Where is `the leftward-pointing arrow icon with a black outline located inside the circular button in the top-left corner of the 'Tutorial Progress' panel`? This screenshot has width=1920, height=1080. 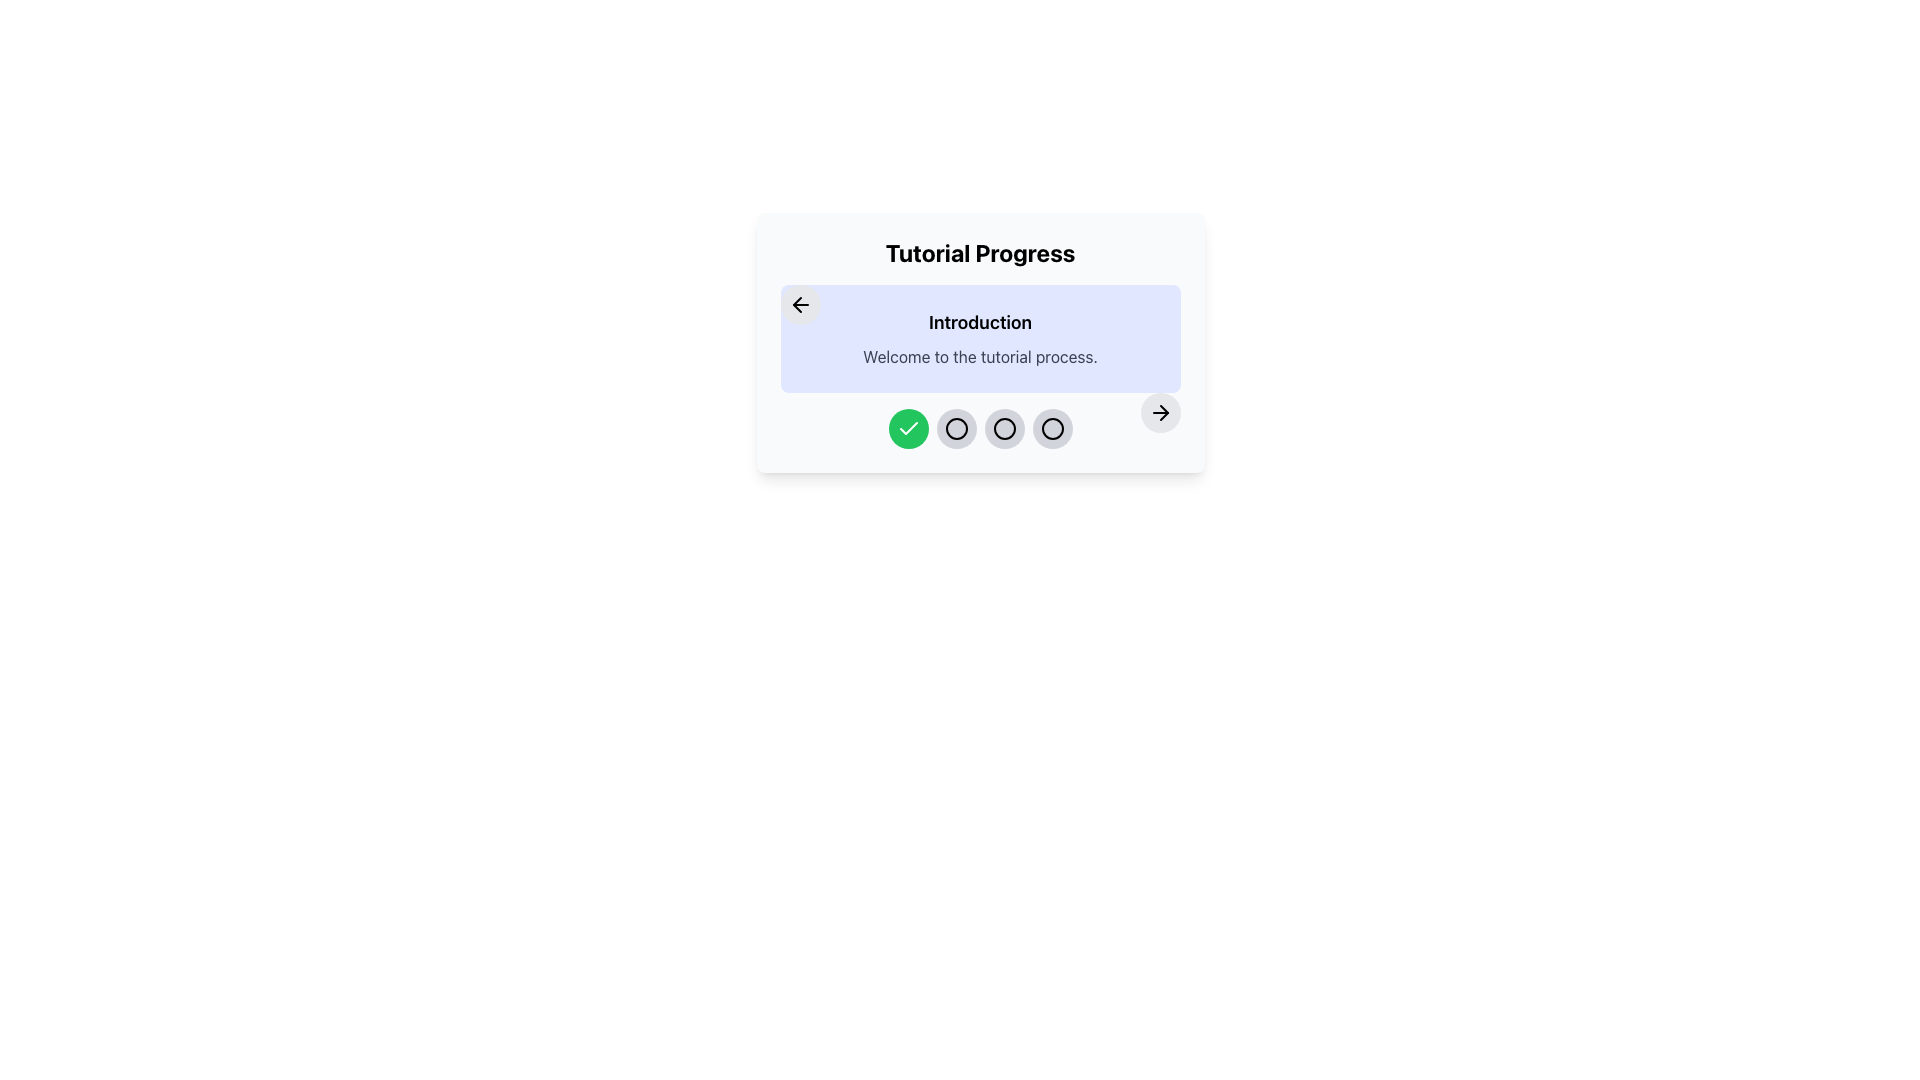
the leftward-pointing arrow icon with a black outline located inside the circular button in the top-left corner of the 'Tutorial Progress' panel is located at coordinates (800, 304).